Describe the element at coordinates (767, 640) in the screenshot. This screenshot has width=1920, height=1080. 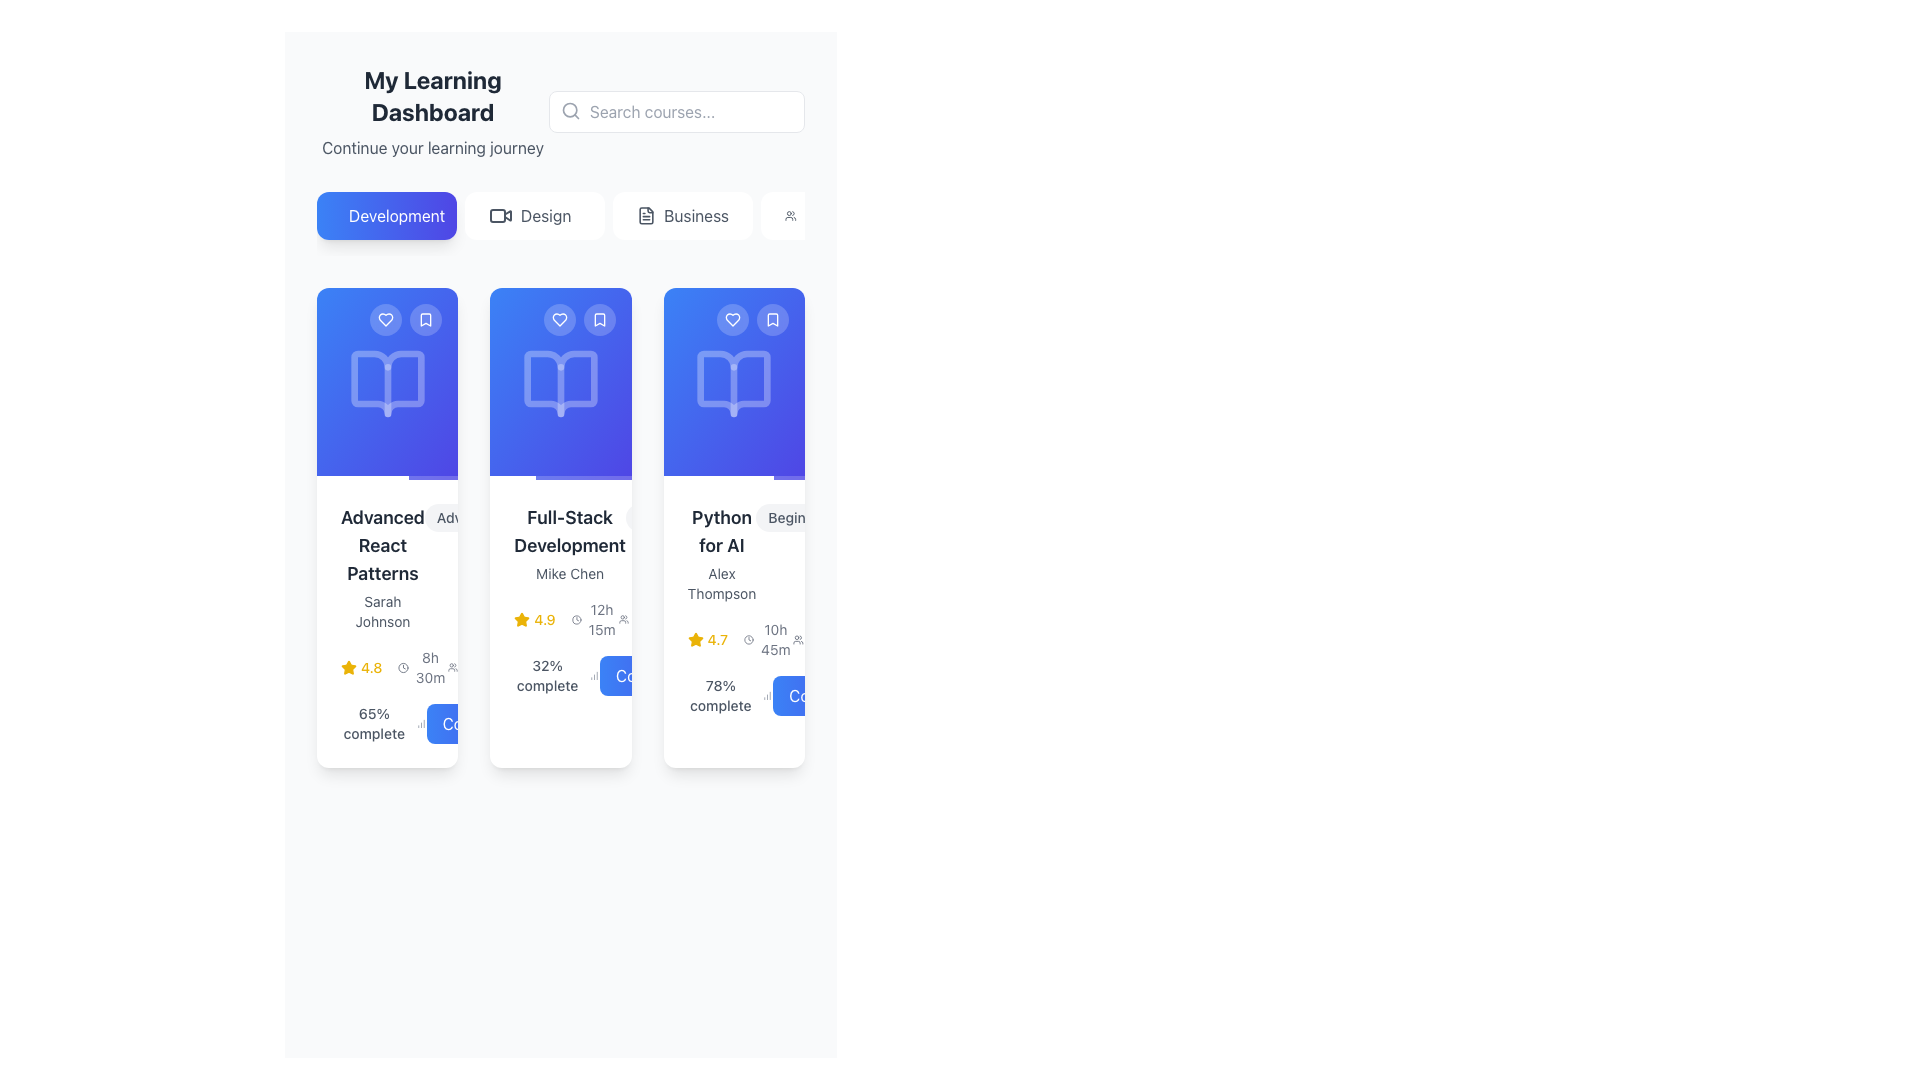
I see `the text label displaying '10h 45m' with a clock icon` at that location.